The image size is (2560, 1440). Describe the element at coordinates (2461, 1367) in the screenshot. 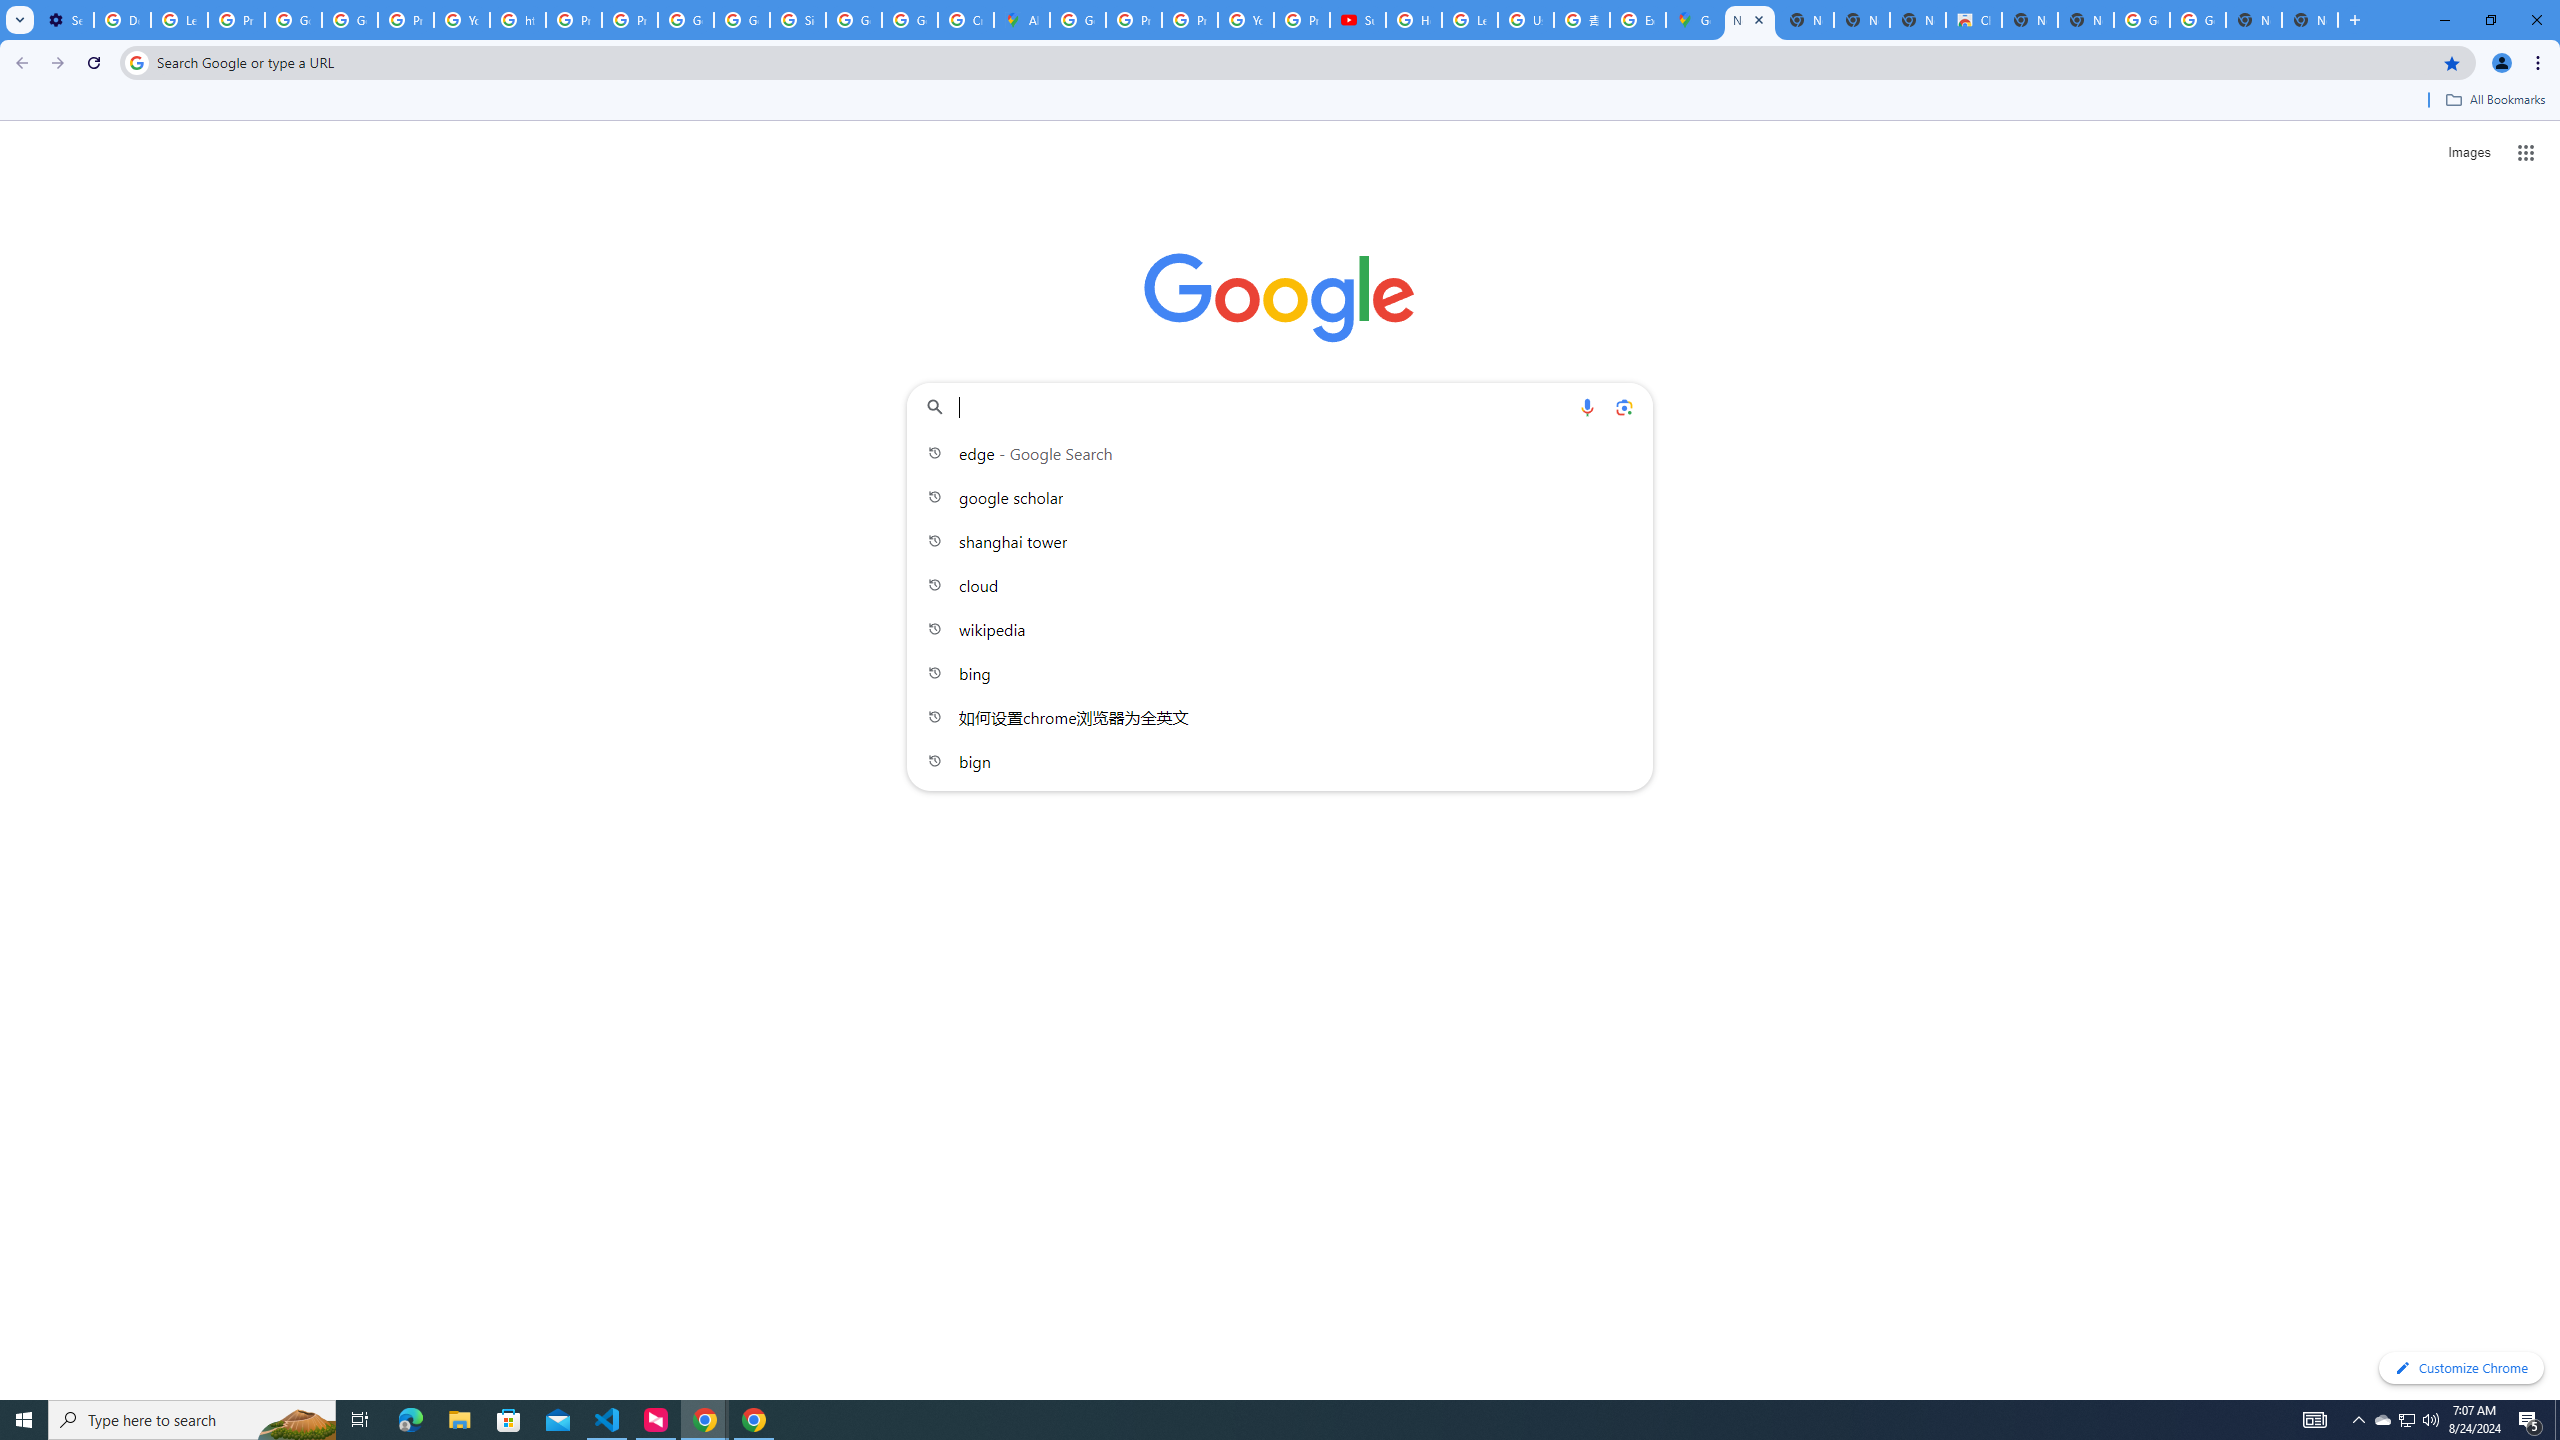

I see `'Customize Chrome'` at that location.